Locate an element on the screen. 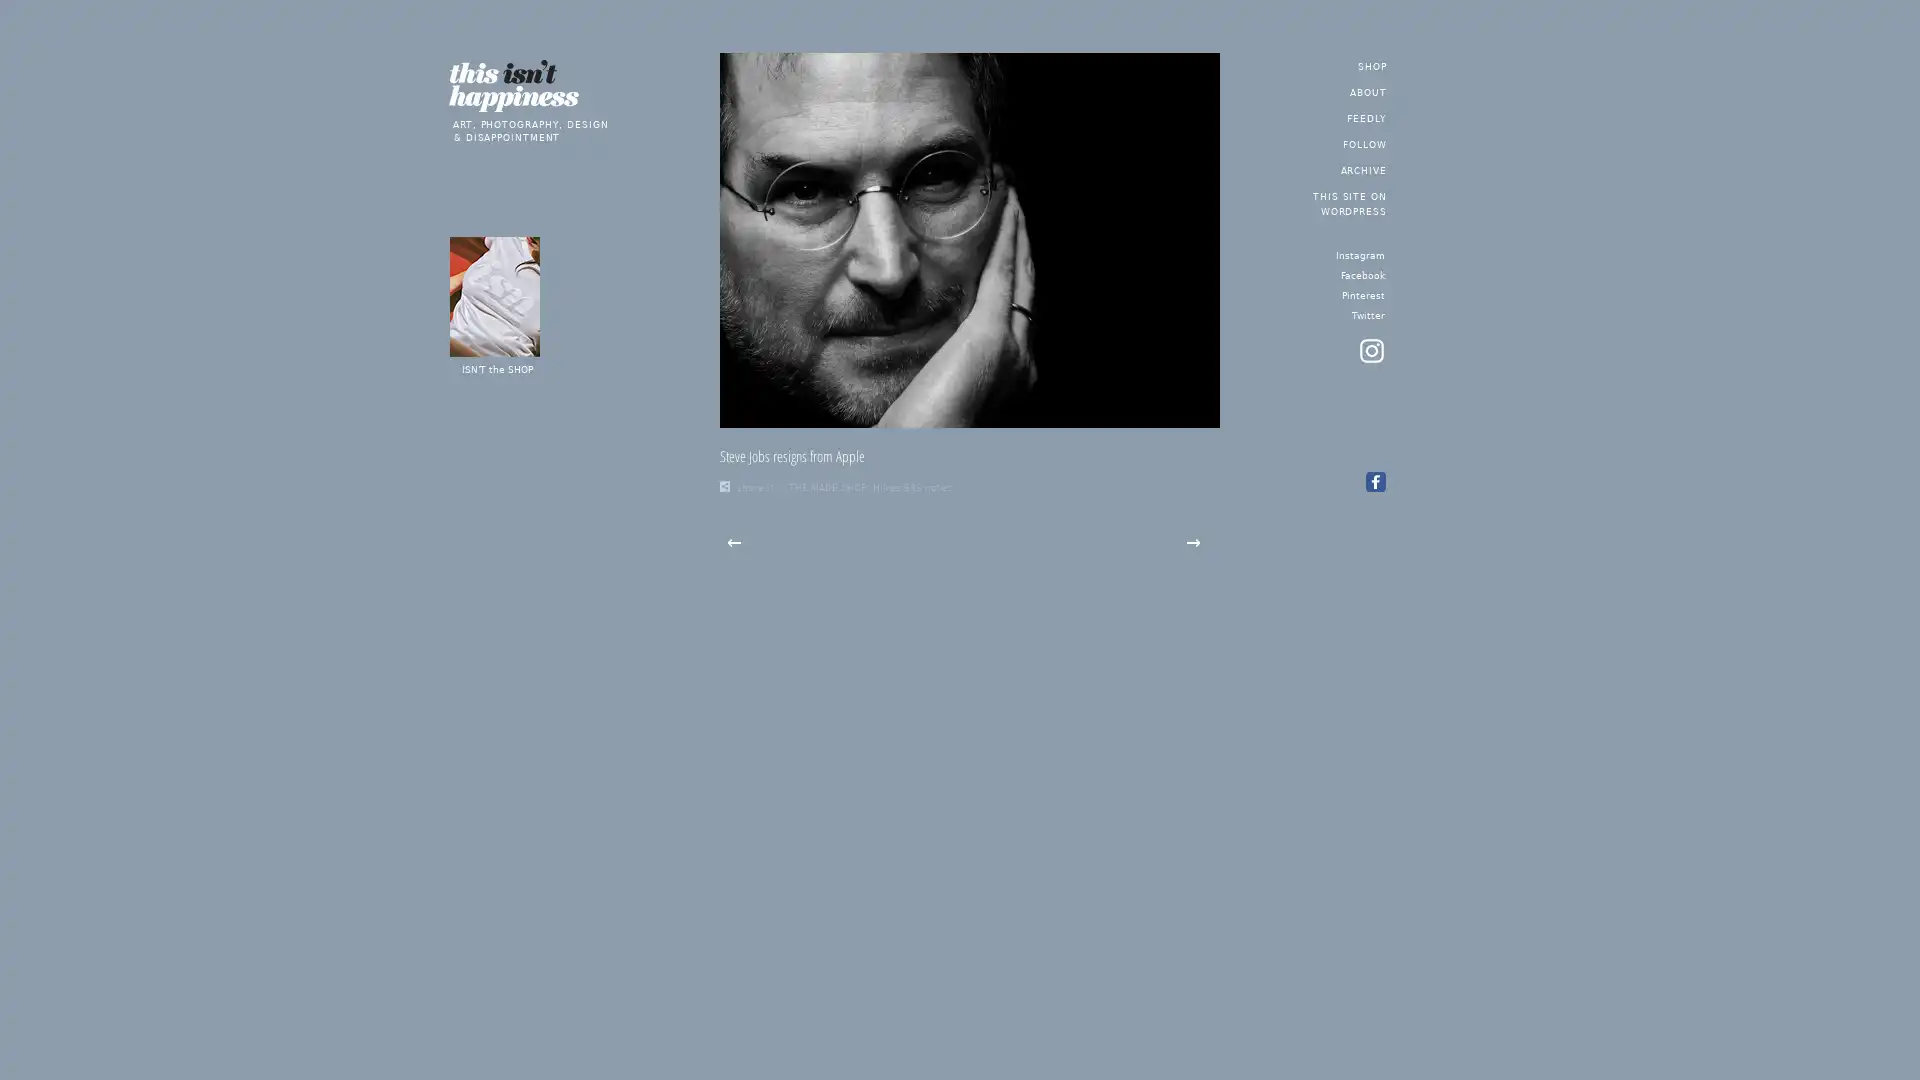 The image size is (1920, 1080). Share to Facebook is located at coordinates (1373, 482).